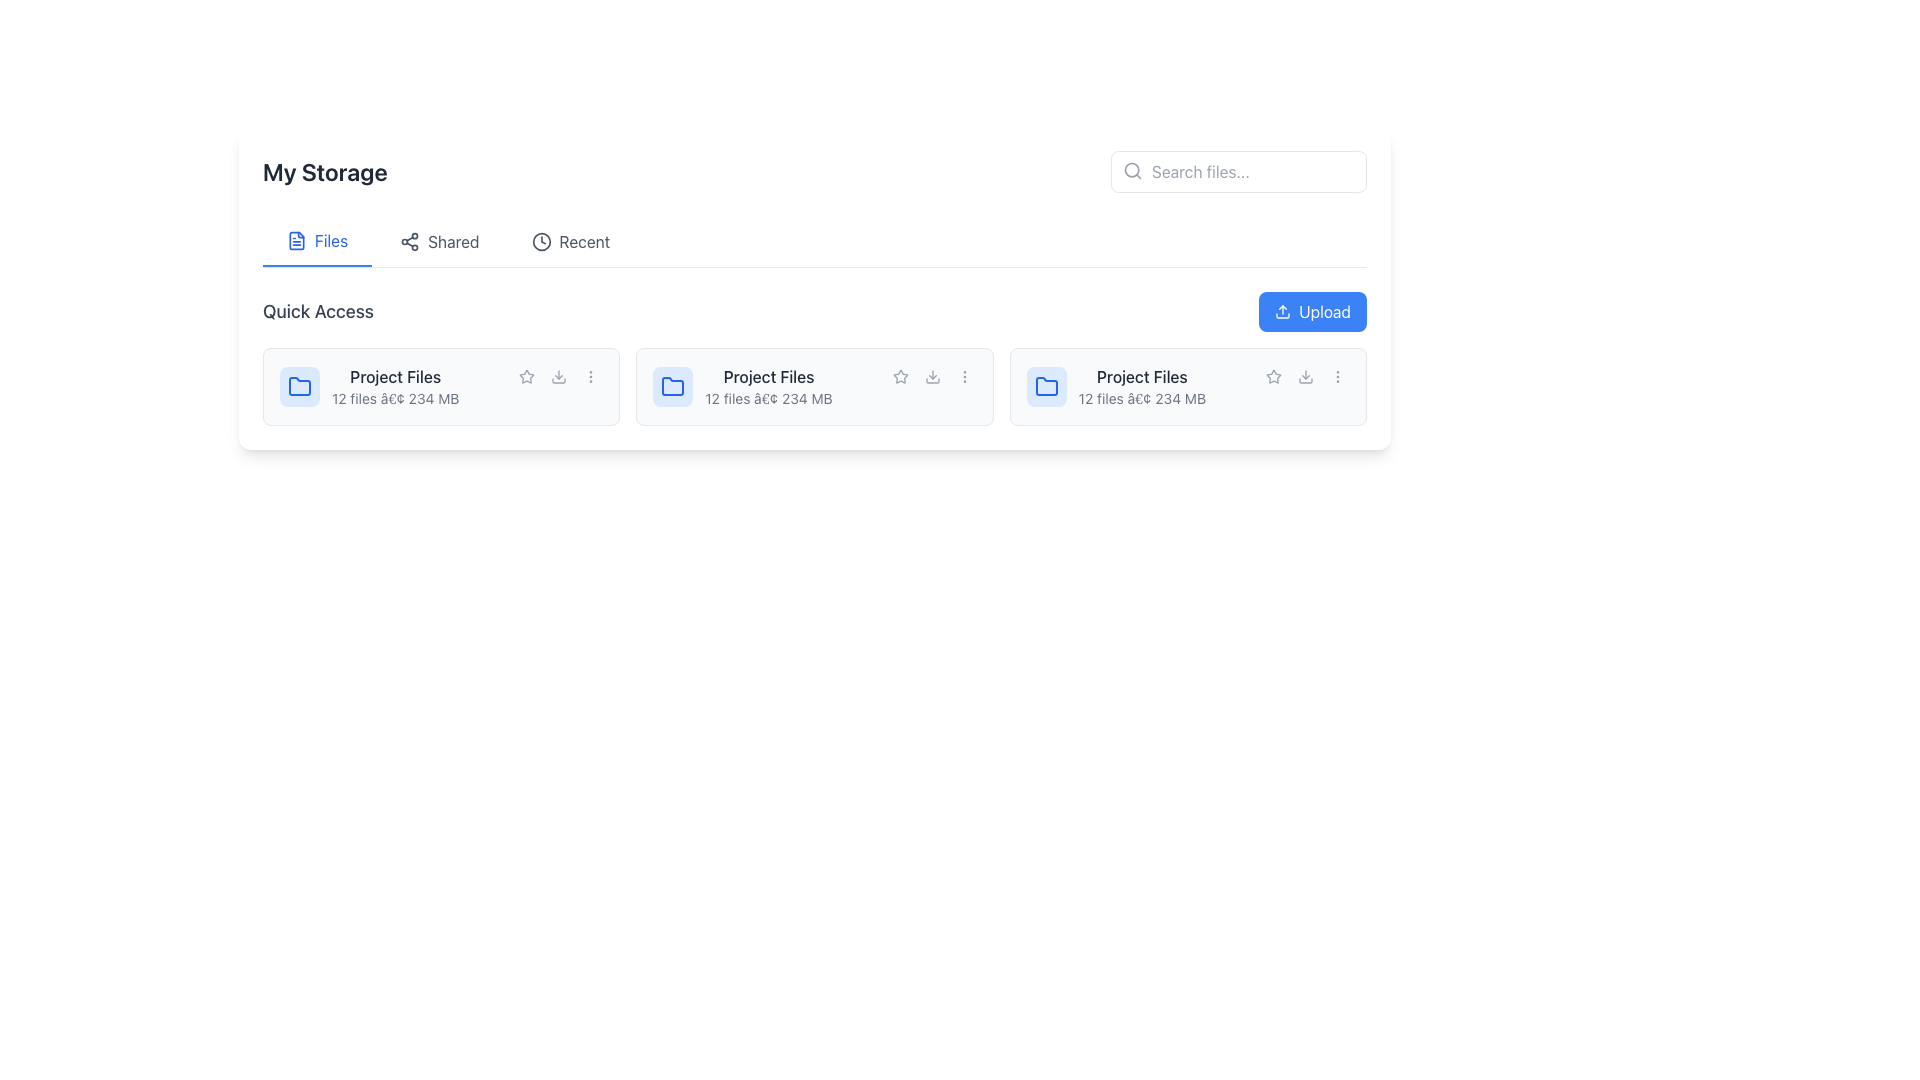 The height and width of the screenshot is (1080, 1920). I want to click on the first clickable card representing a folder in the 'Quick Access' section of the My Storage interface, so click(440, 386).